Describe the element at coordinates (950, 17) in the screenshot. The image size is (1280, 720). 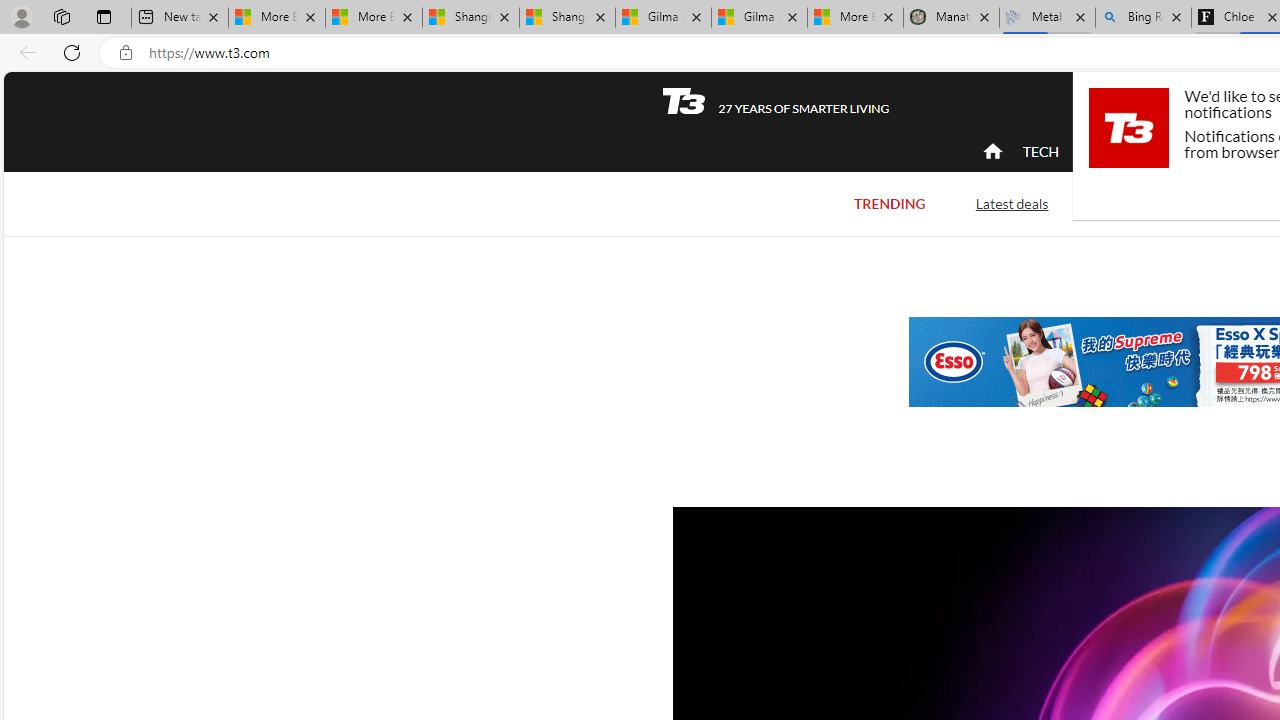
I see `'Manatee Mortality Statistics | FWC'` at that location.